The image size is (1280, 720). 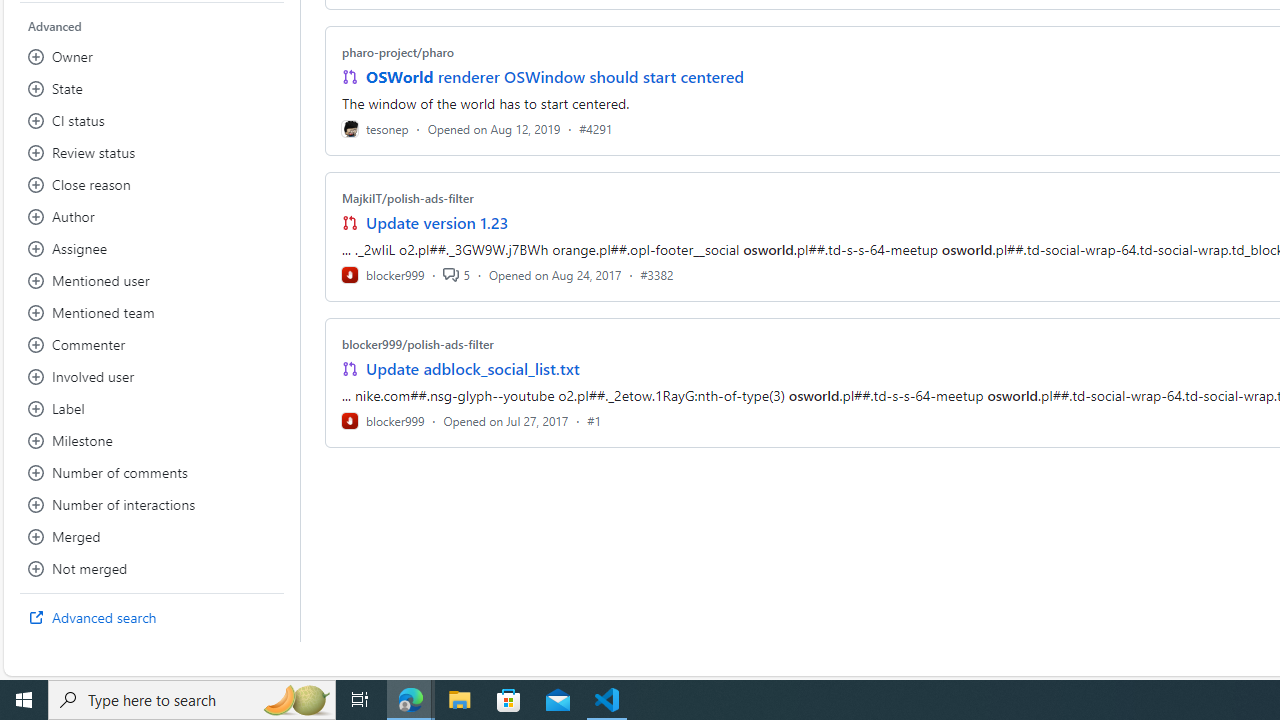 I want to click on '5', so click(x=455, y=274).